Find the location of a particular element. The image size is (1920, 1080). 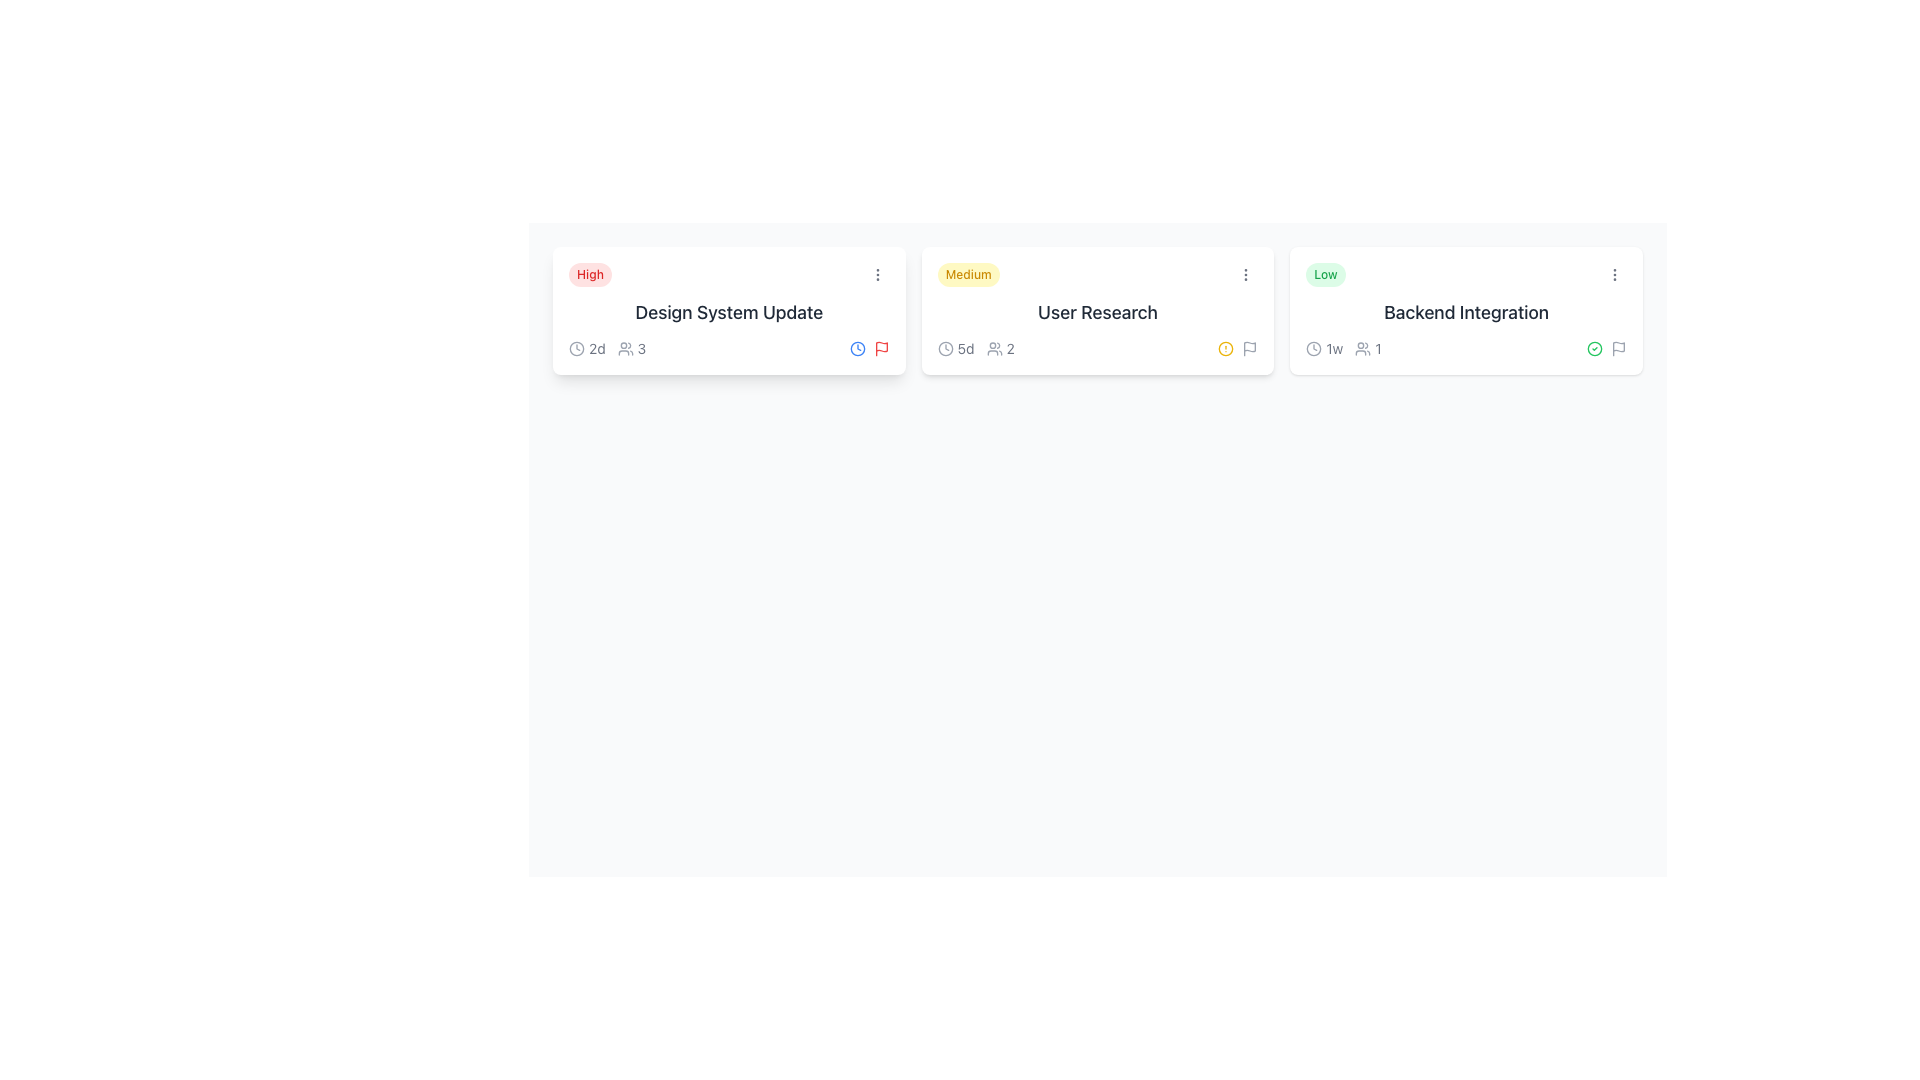

clock icon element, which is styled in gray with a circular outline and clock hands, located before the text '1w' in the 'Backend Integration' section is located at coordinates (1314, 347).